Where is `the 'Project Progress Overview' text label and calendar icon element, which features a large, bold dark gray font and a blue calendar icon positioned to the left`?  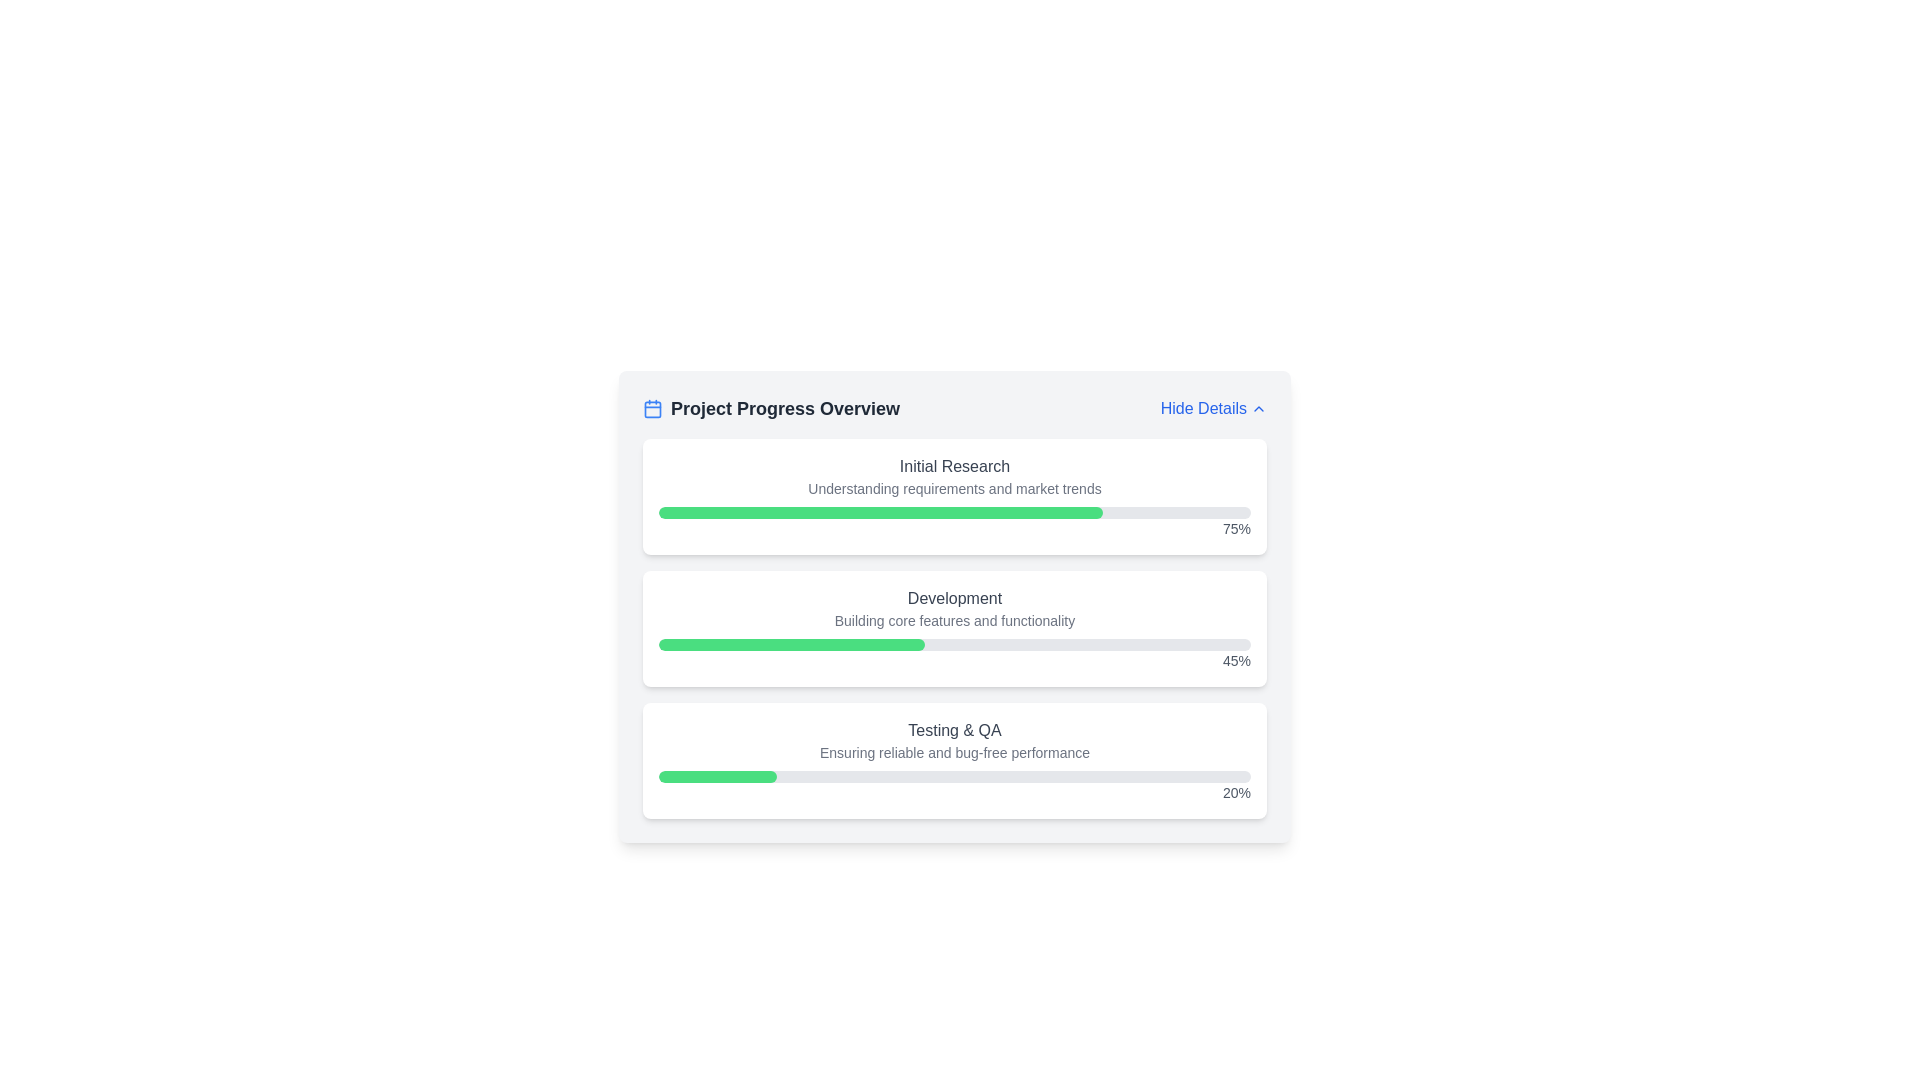
the 'Project Progress Overview' text label and calendar icon element, which features a large, bold dark gray font and a blue calendar icon positioned to the left is located at coordinates (770, 407).